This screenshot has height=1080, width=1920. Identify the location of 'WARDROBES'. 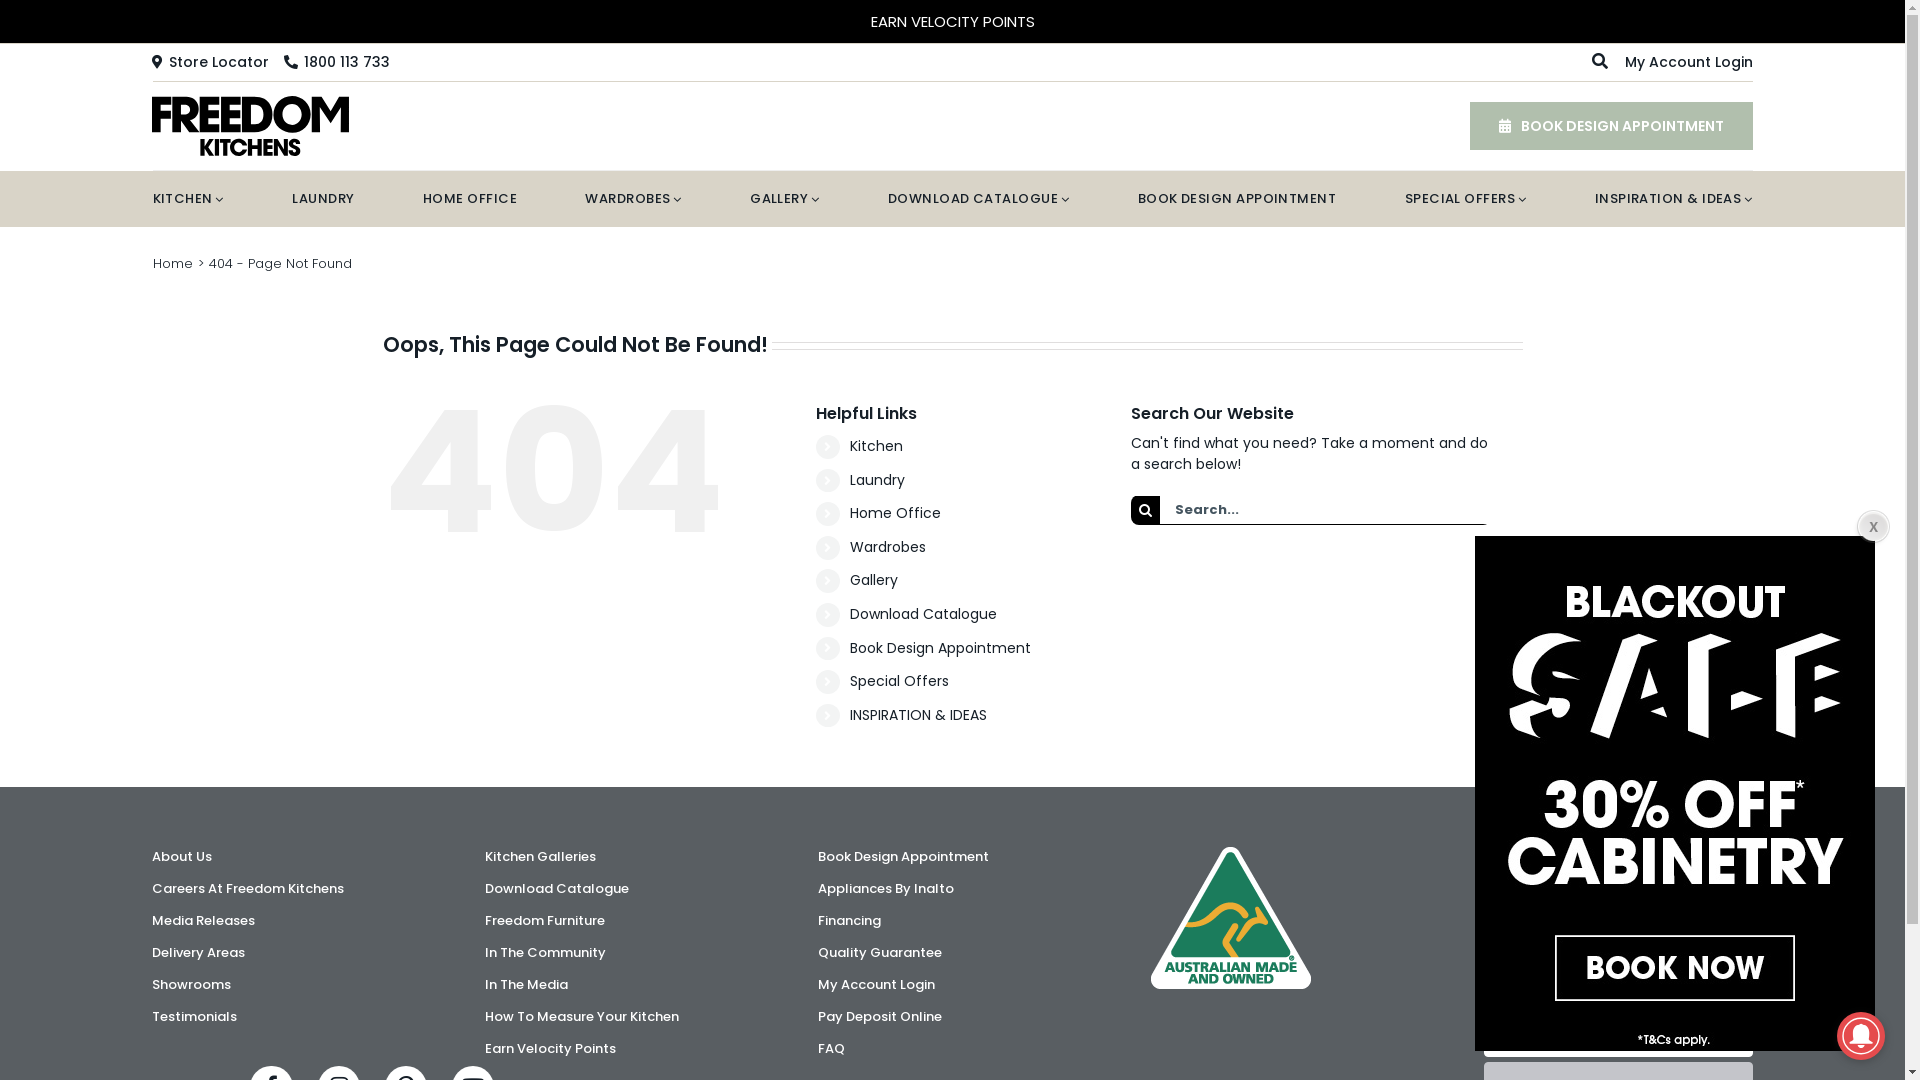
(632, 199).